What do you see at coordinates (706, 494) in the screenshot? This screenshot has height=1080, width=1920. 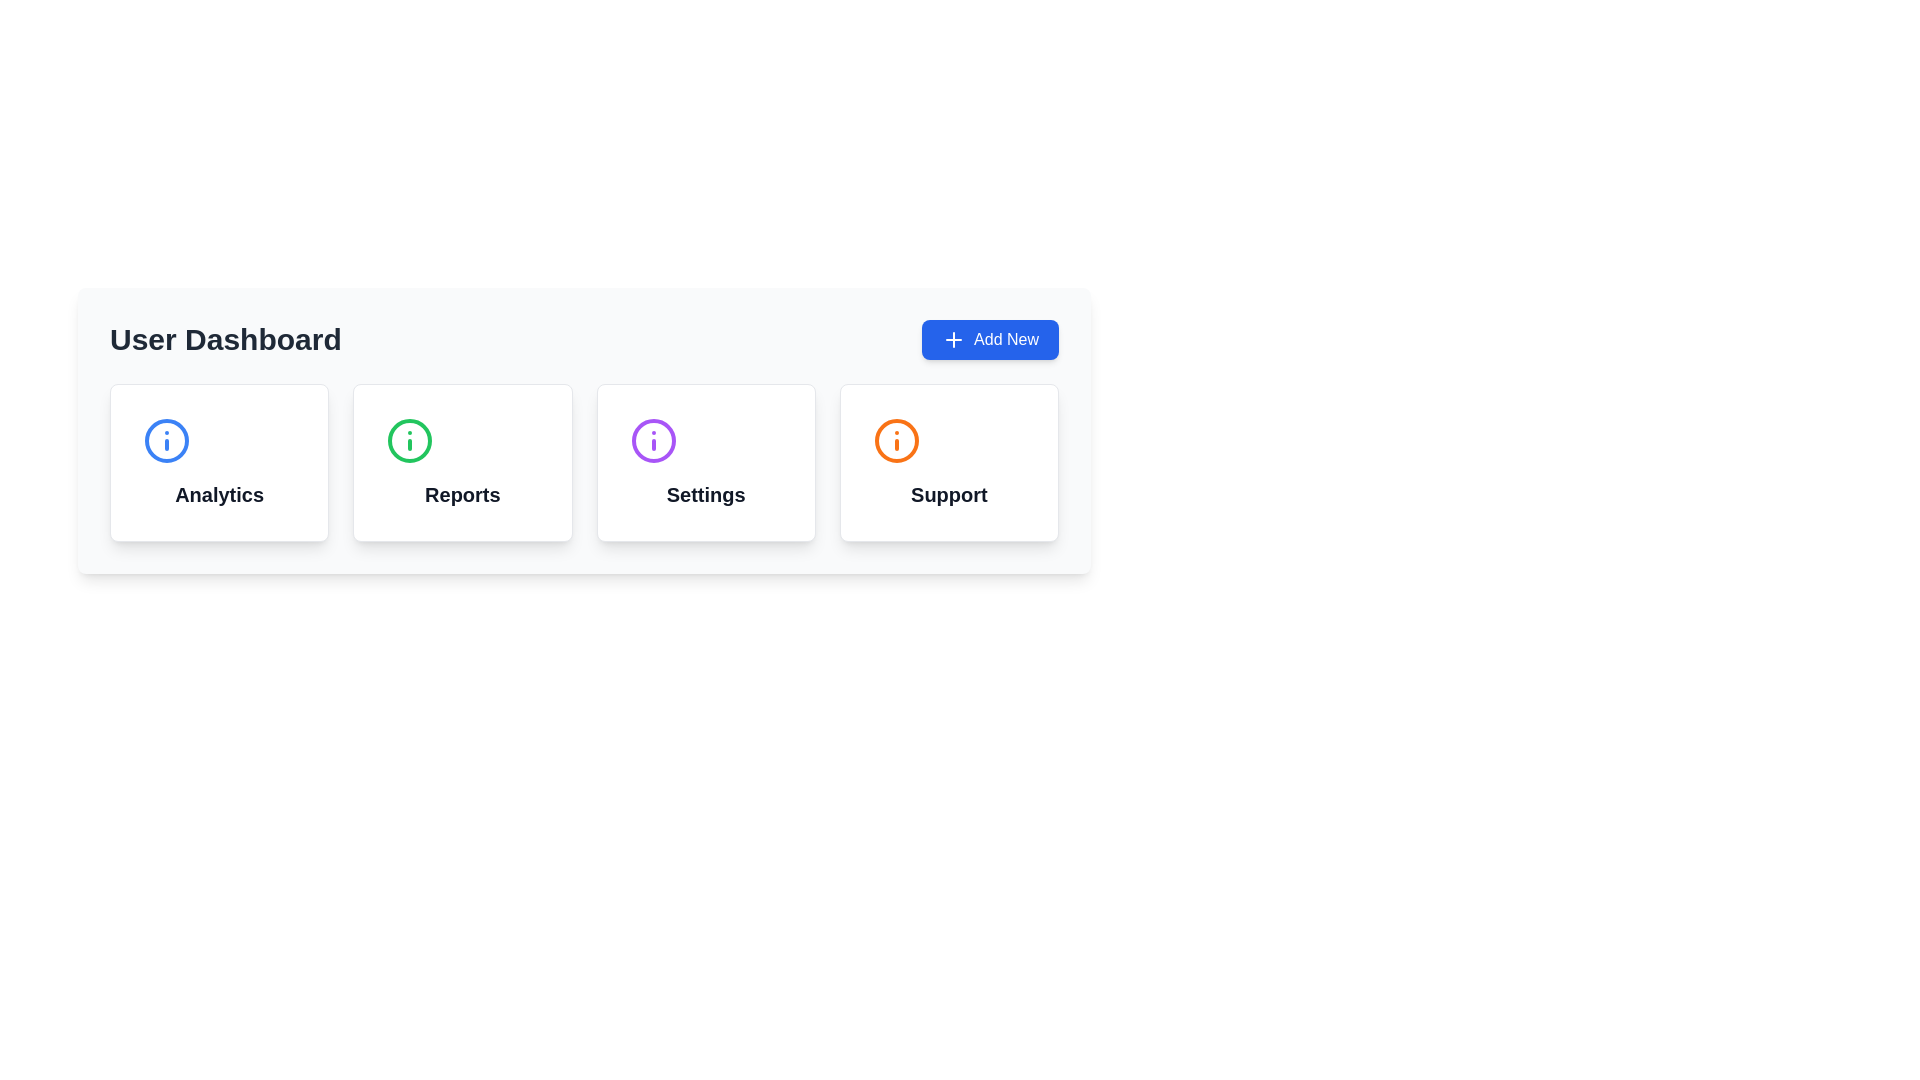 I see `the 'Settings' text label located in the third card of the grid layout` at bounding box center [706, 494].